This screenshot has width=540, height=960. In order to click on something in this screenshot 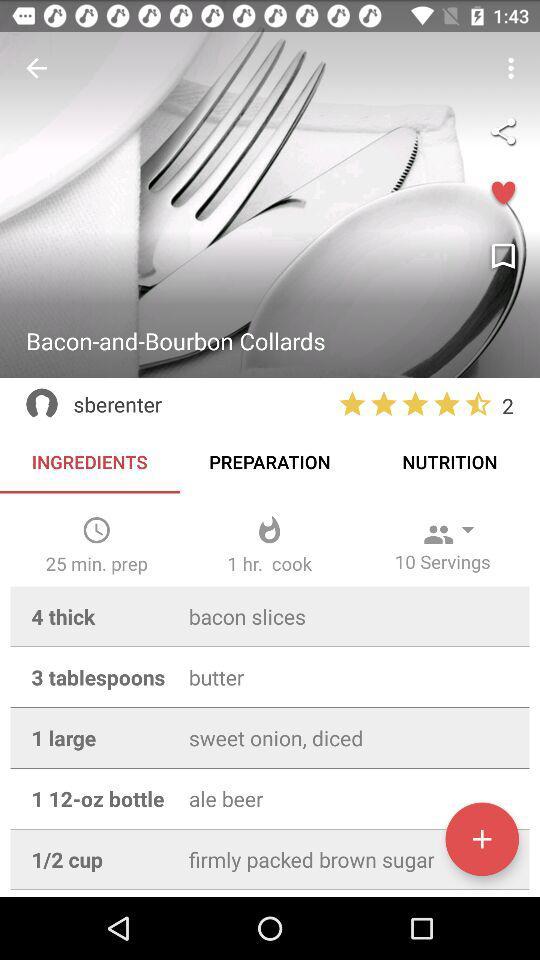, I will do `click(481, 839)`.